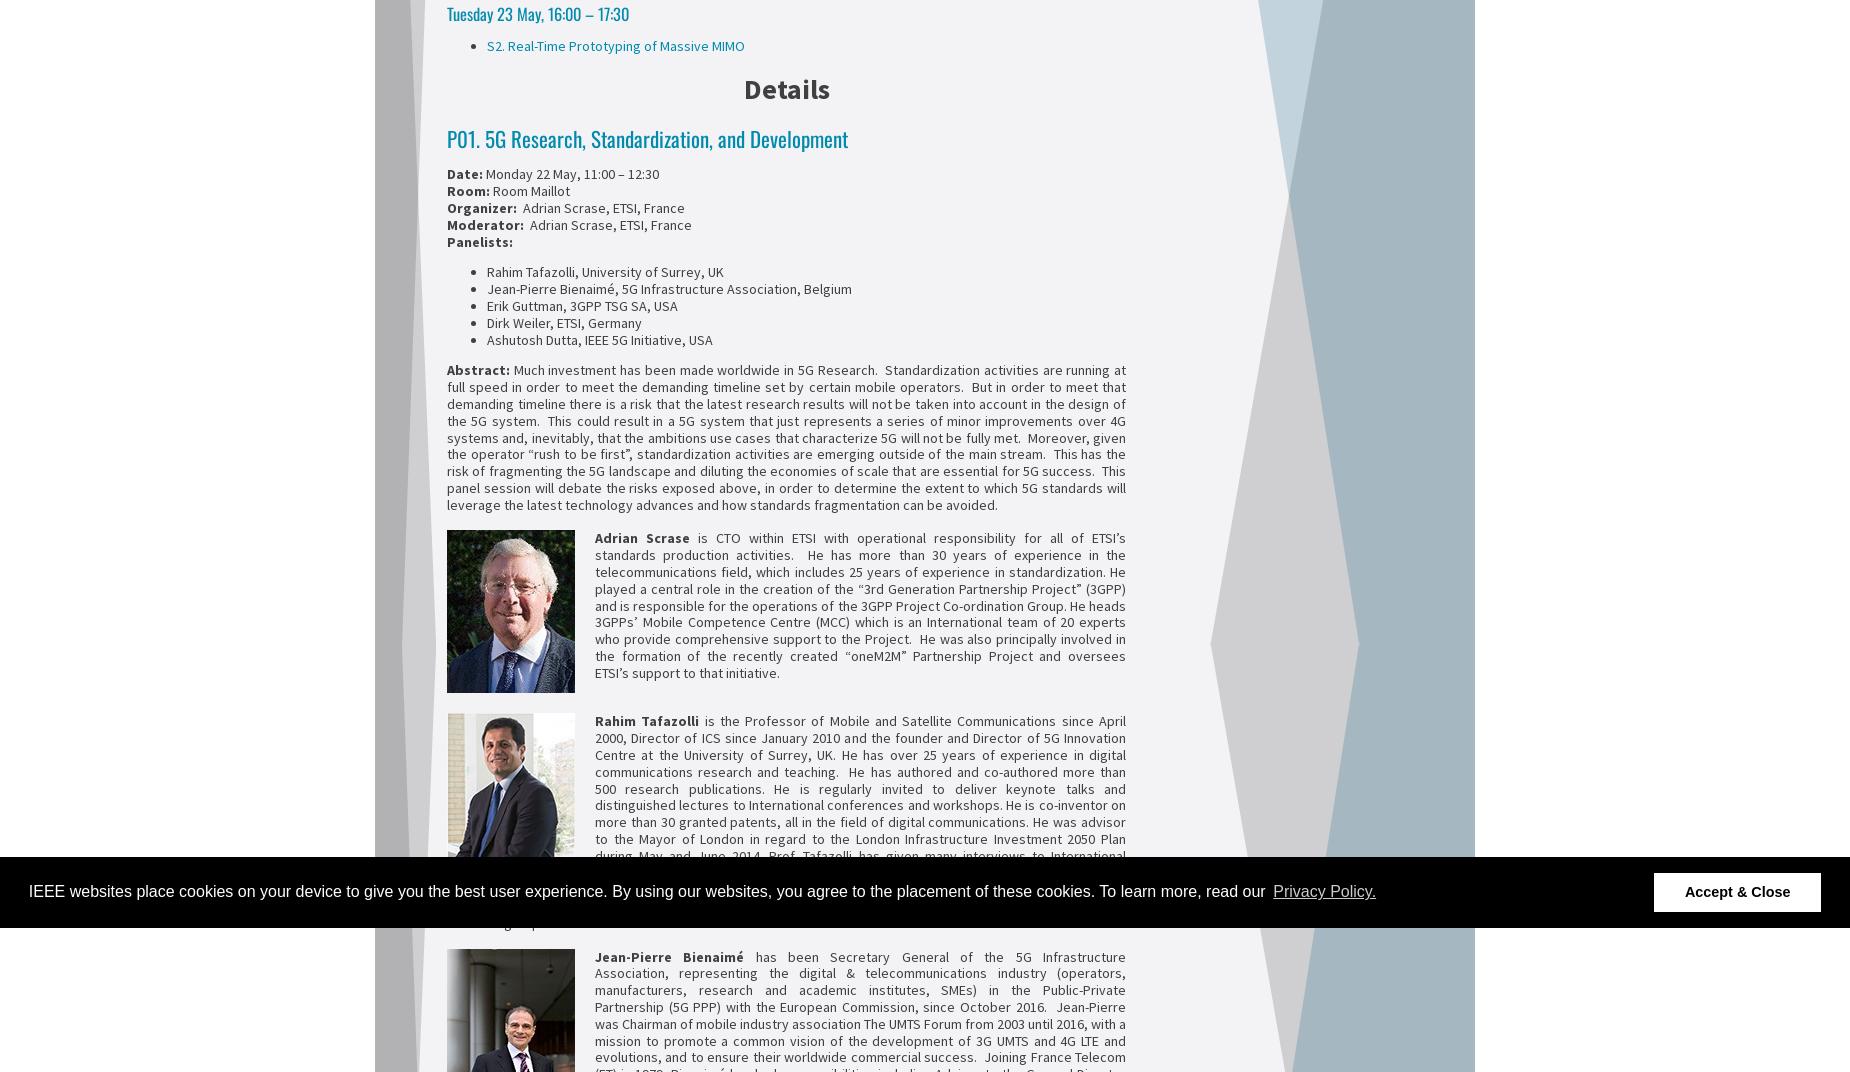 This screenshot has width=1850, height=1072. What do you see at coordinates (1323, 891) in the screenshot?
I see `'Privacy Policy.'` at bounding box center [1323, 891].